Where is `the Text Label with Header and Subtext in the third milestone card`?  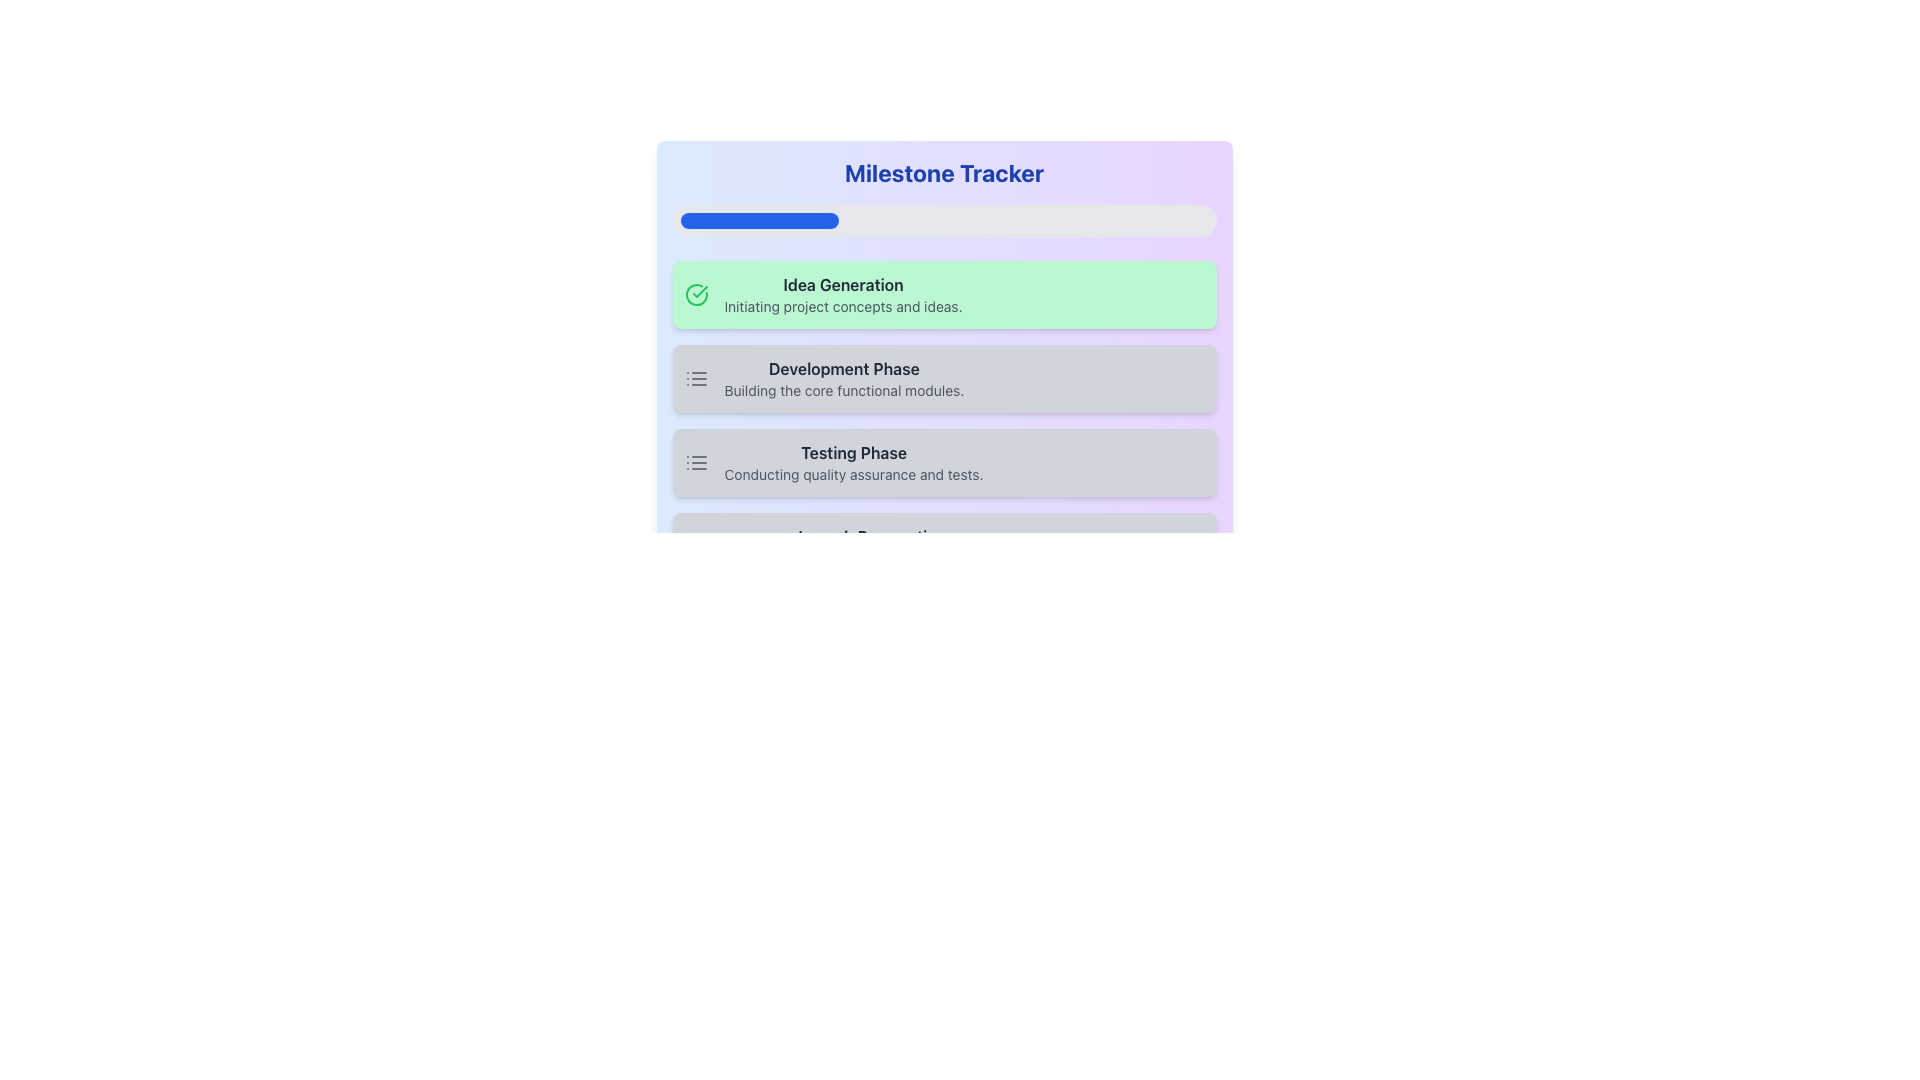 the Text Label with Header and Subtext in the third milestone card is located at coordinates (854, 462).